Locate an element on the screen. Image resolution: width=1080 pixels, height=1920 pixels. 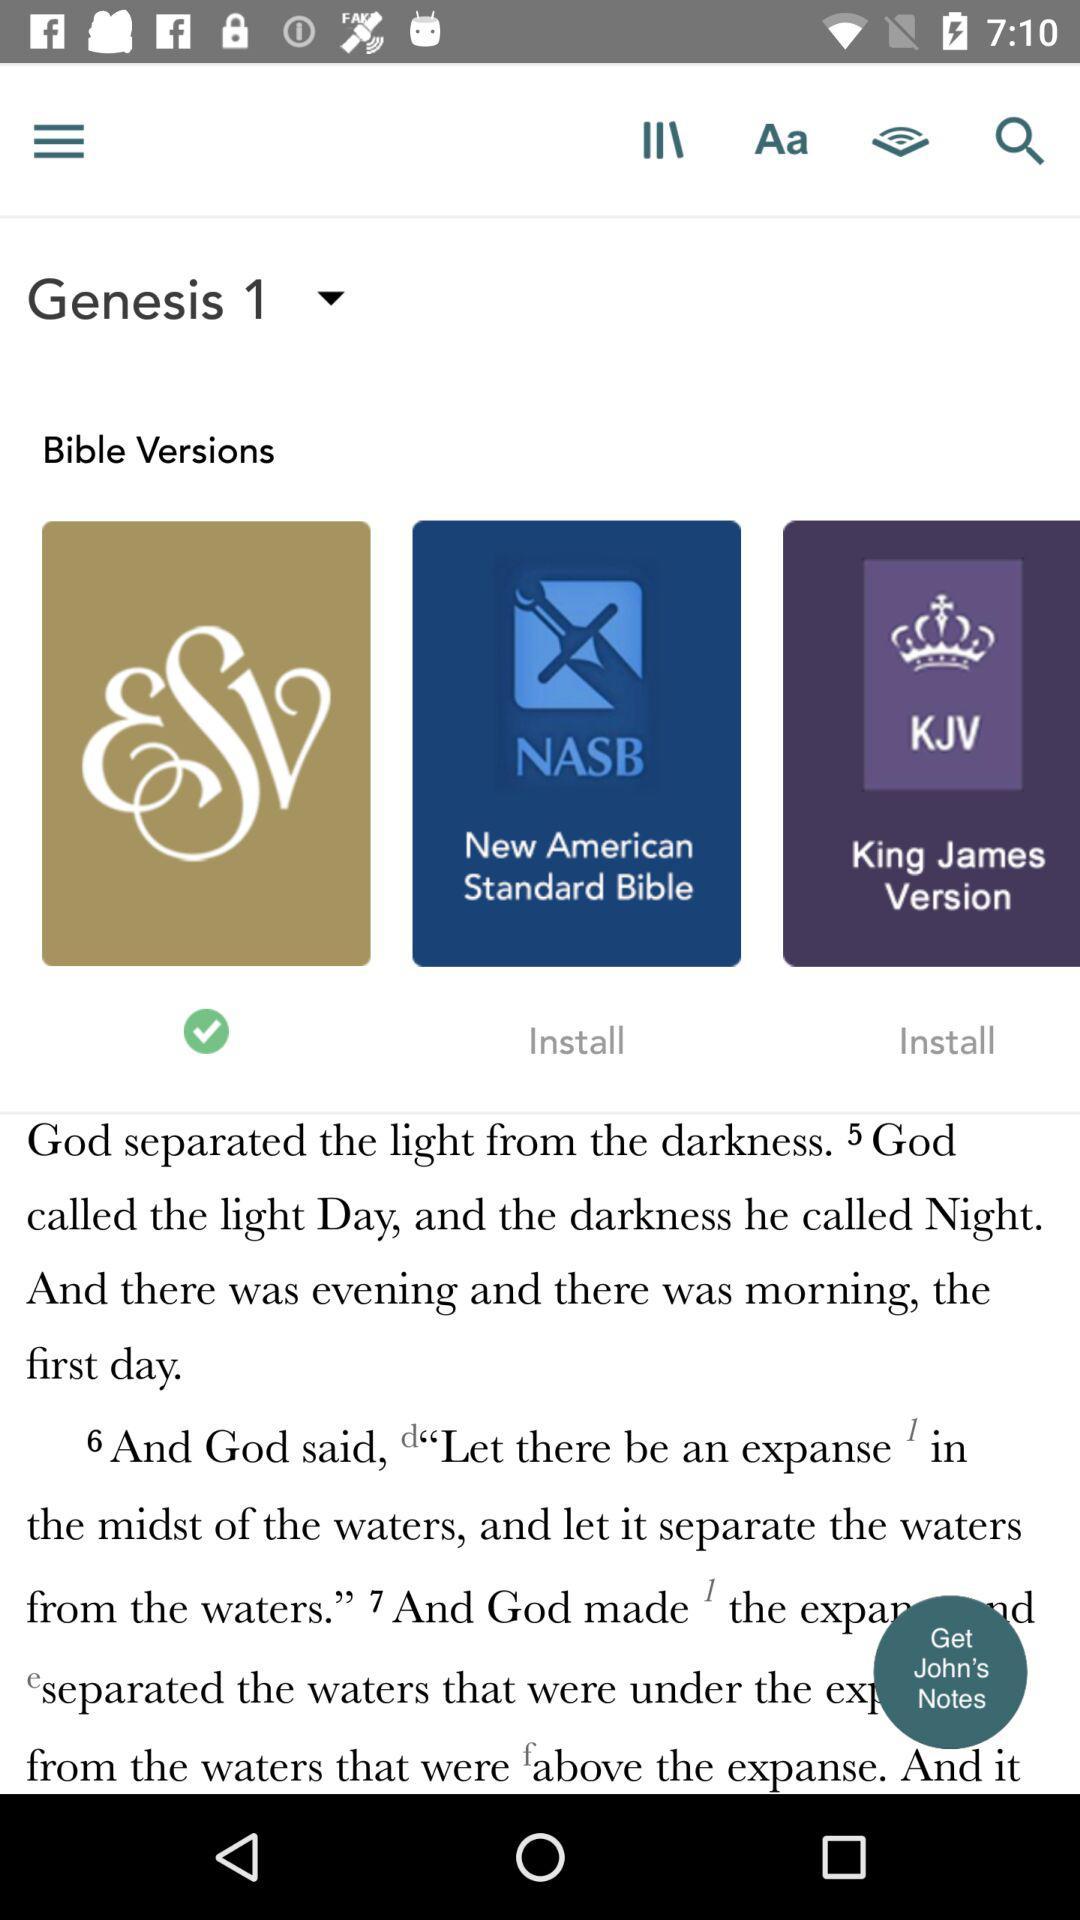
more option is located at coordinates (58, 139).